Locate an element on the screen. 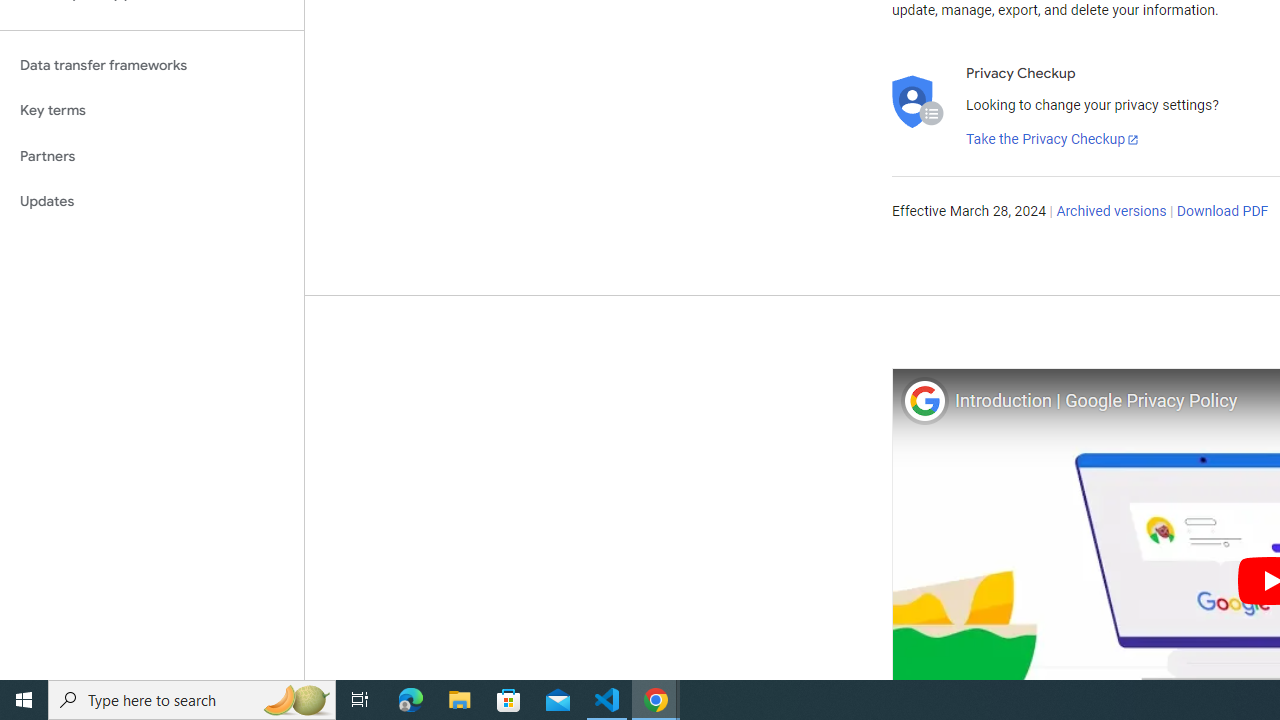  'Photo image of Google' is located at coordinates (923, 400).